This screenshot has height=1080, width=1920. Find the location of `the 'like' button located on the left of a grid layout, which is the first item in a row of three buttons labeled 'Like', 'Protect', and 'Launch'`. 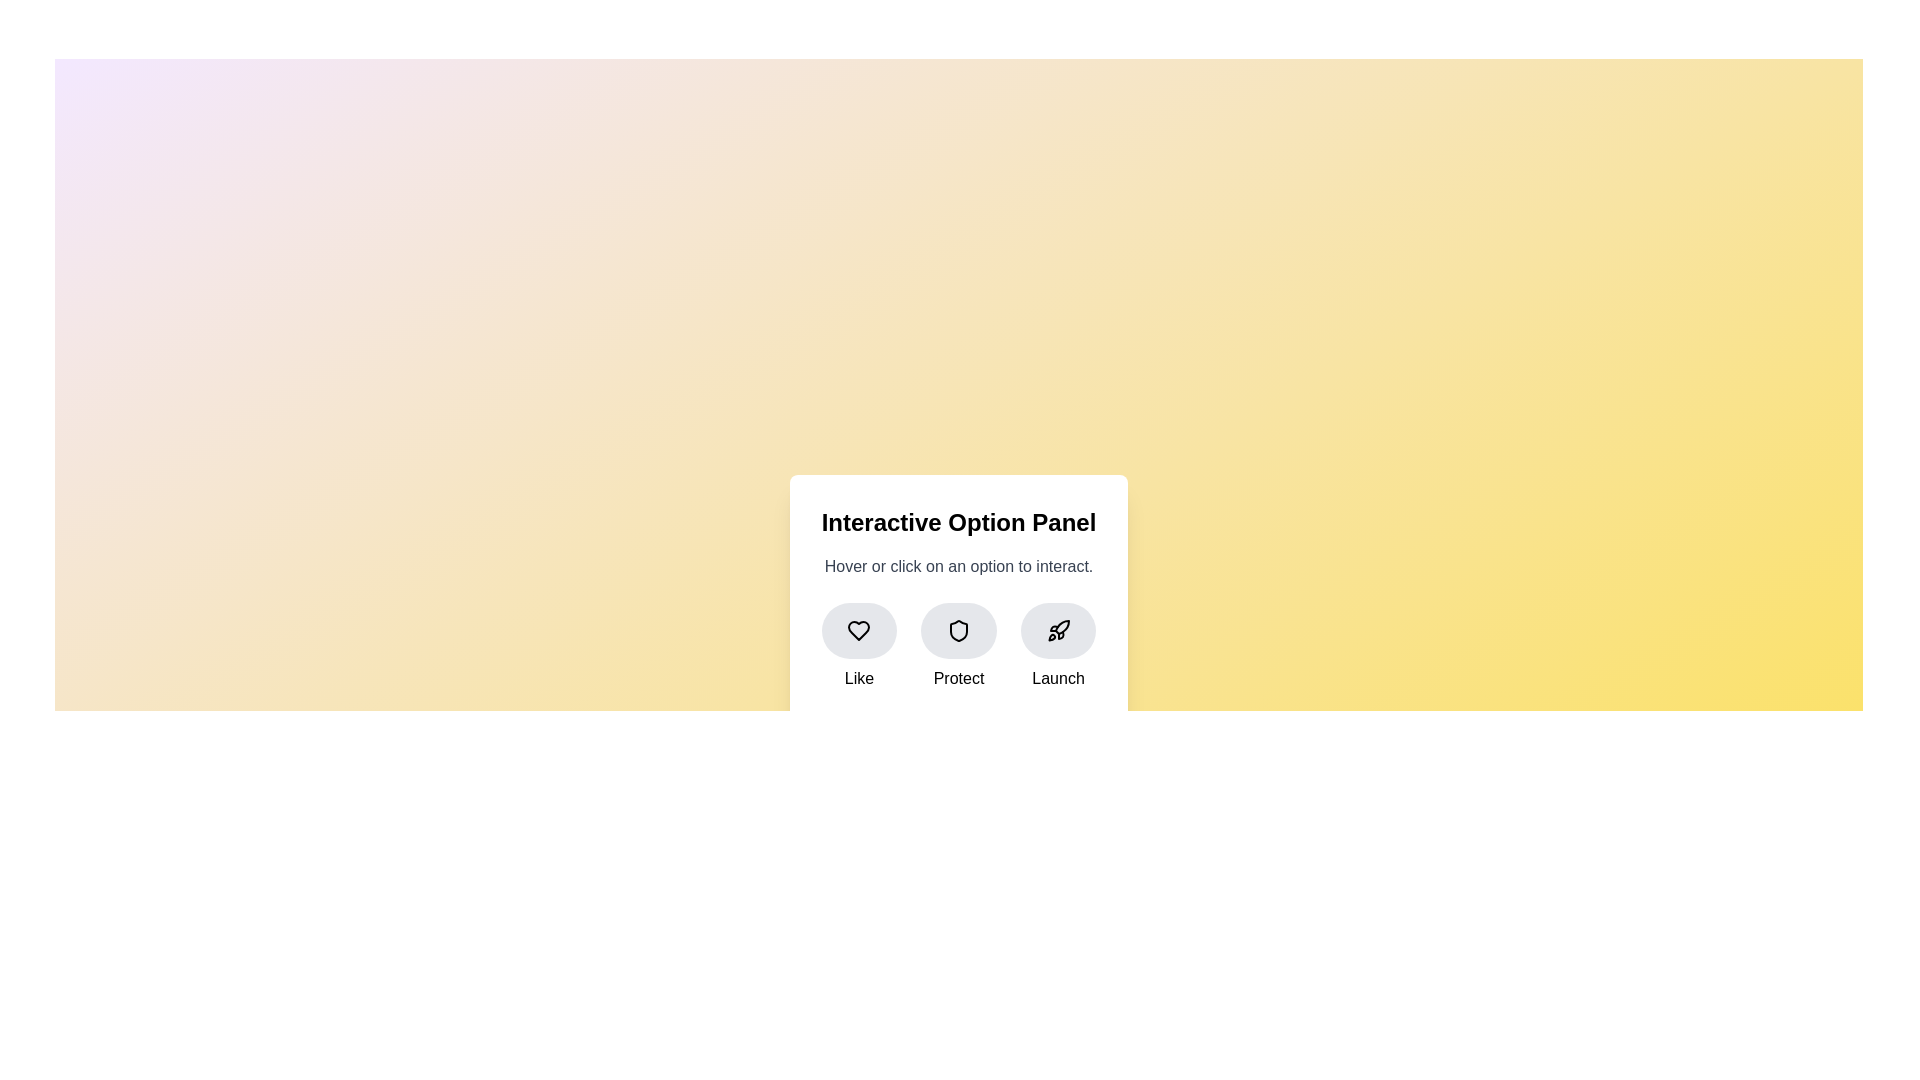

the 'like' button located on the left of a grid layout, which is the first item in a row of three buttons labeled 'Like', 'Protect', and 'Launch' is located at coordinates (859, 647).